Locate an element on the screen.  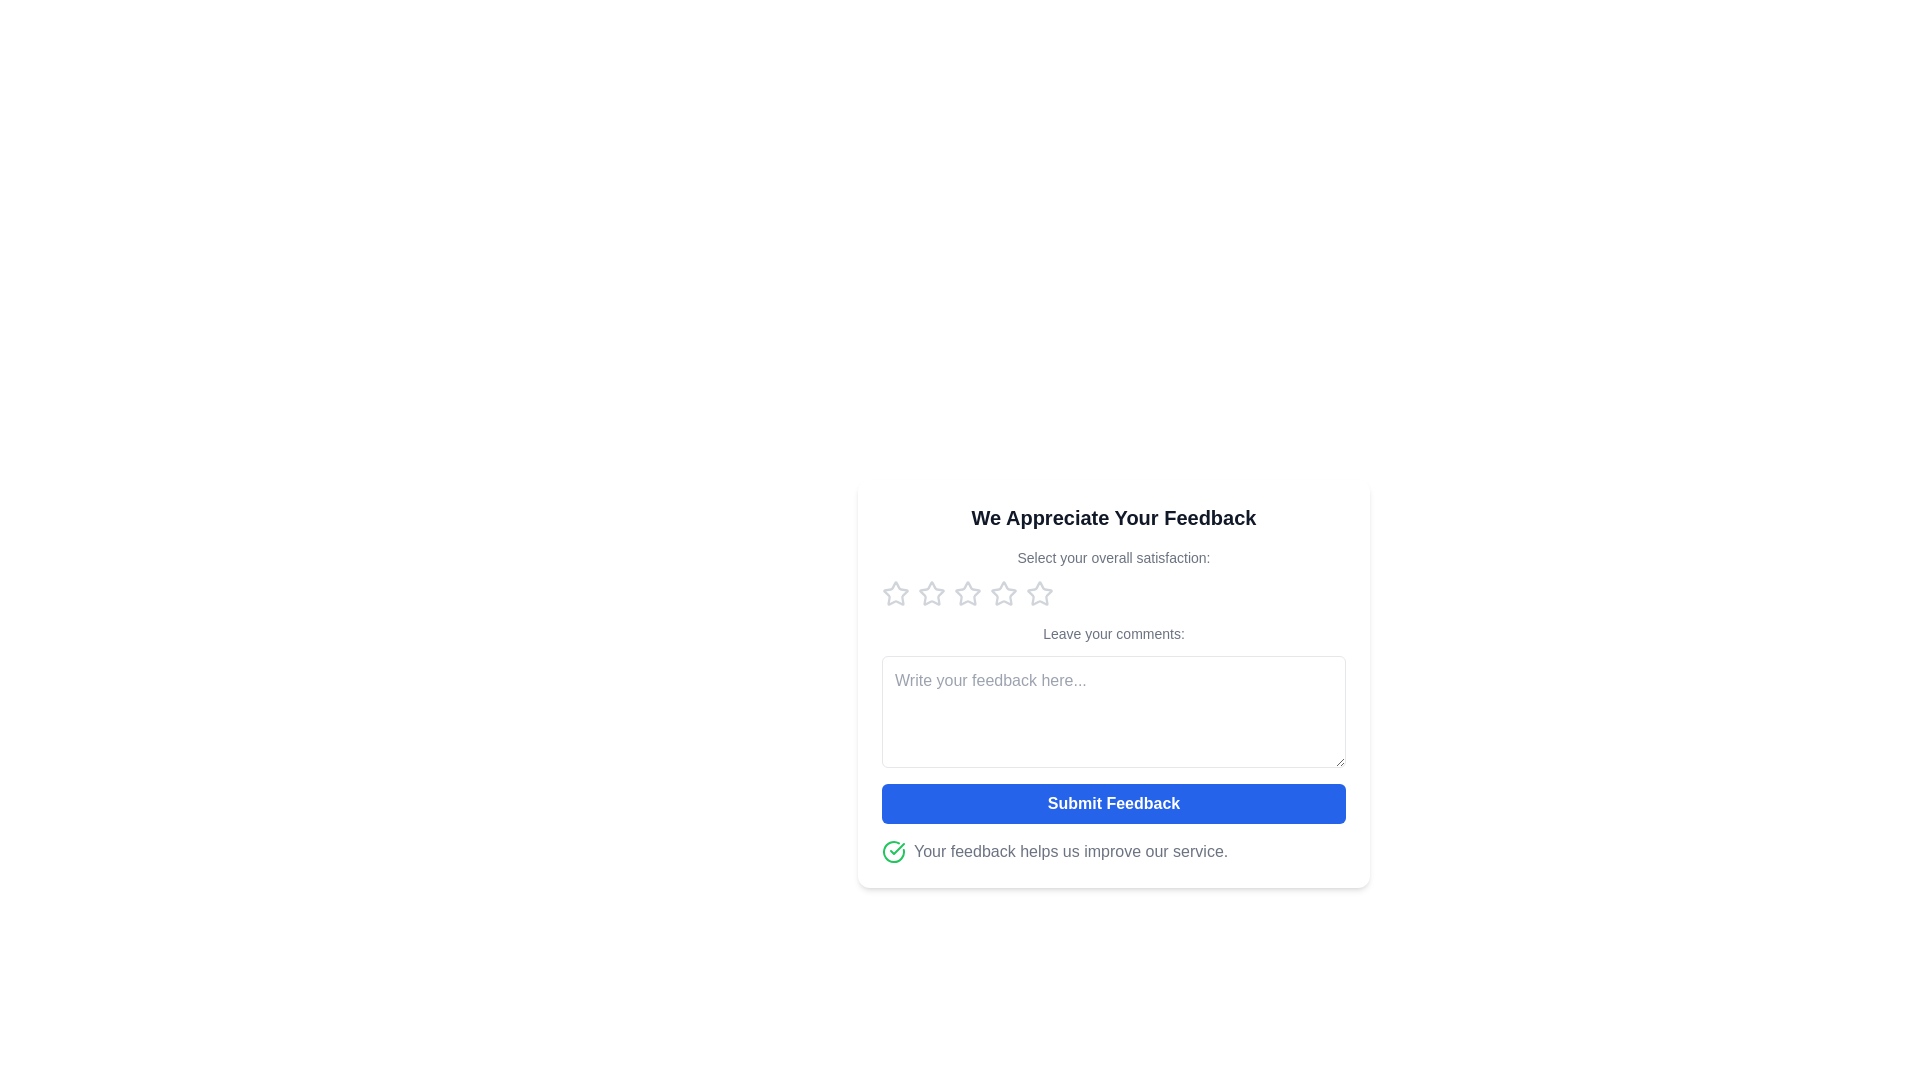
the first star-shaped icon with a light gray outline used for rating purposes is located at coordinates (930, 592).